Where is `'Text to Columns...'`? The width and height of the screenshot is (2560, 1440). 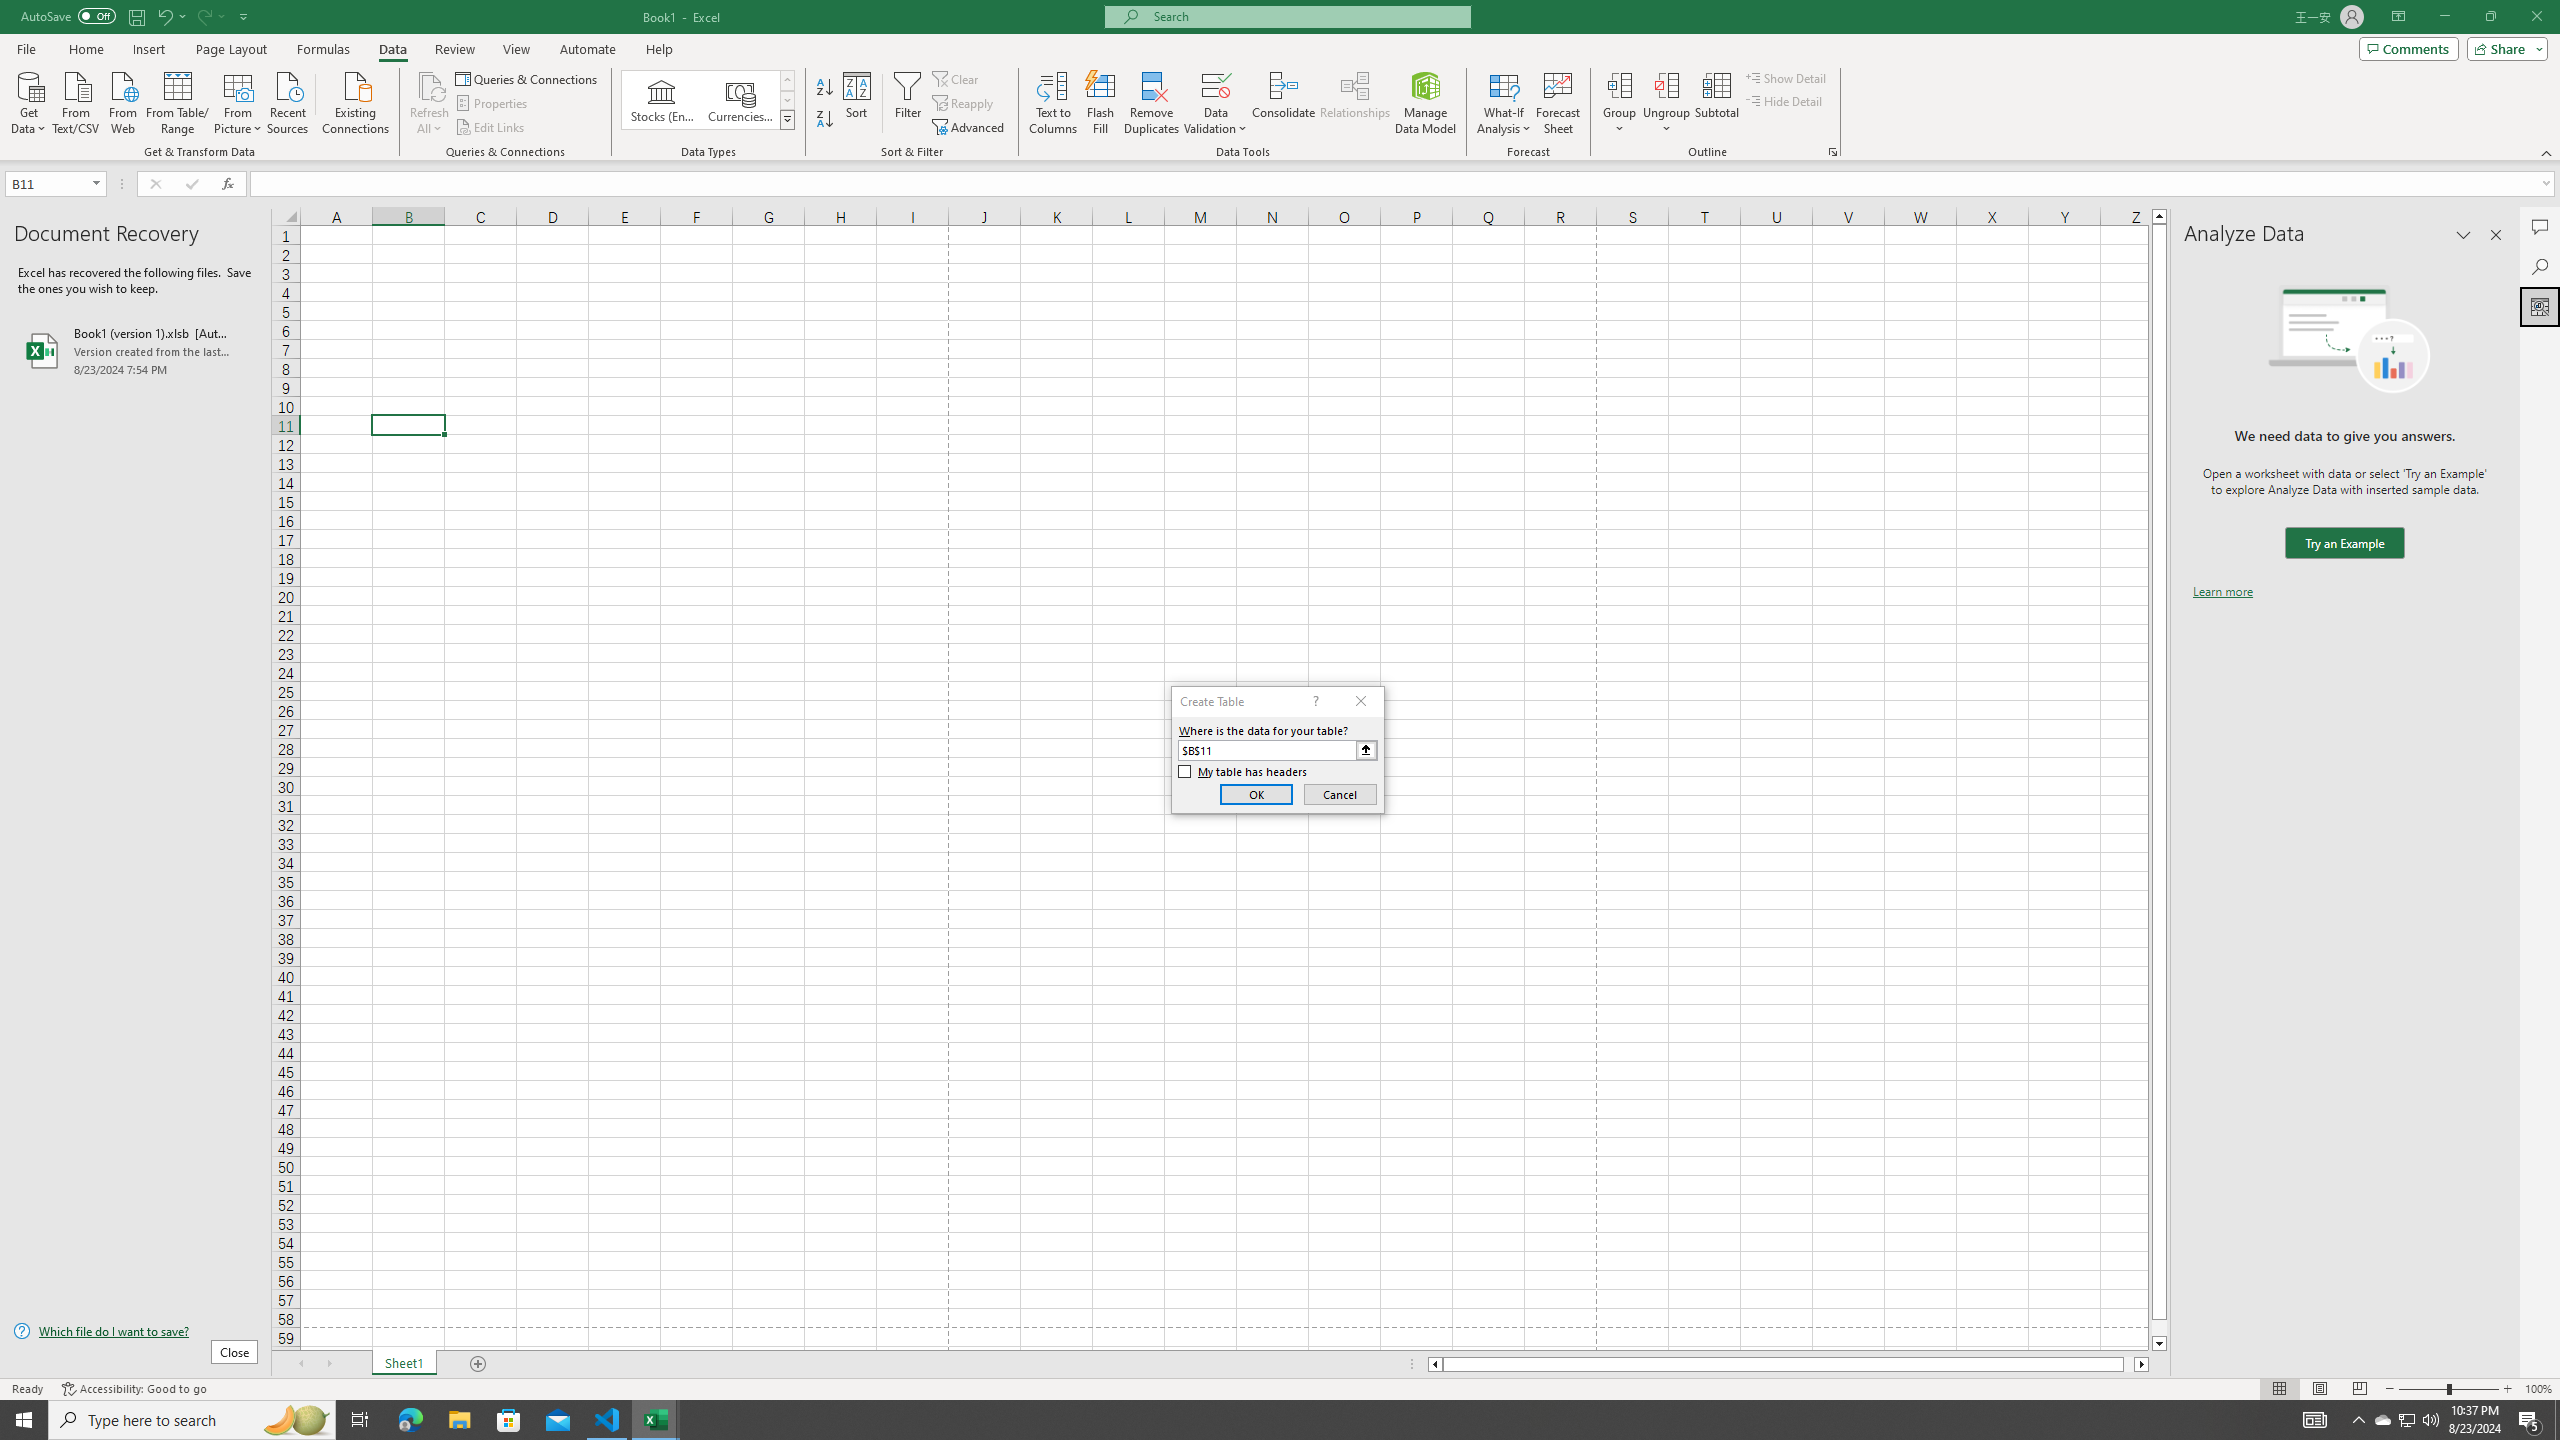
'Text to Columns...' is located at coordinates (1052, 103).